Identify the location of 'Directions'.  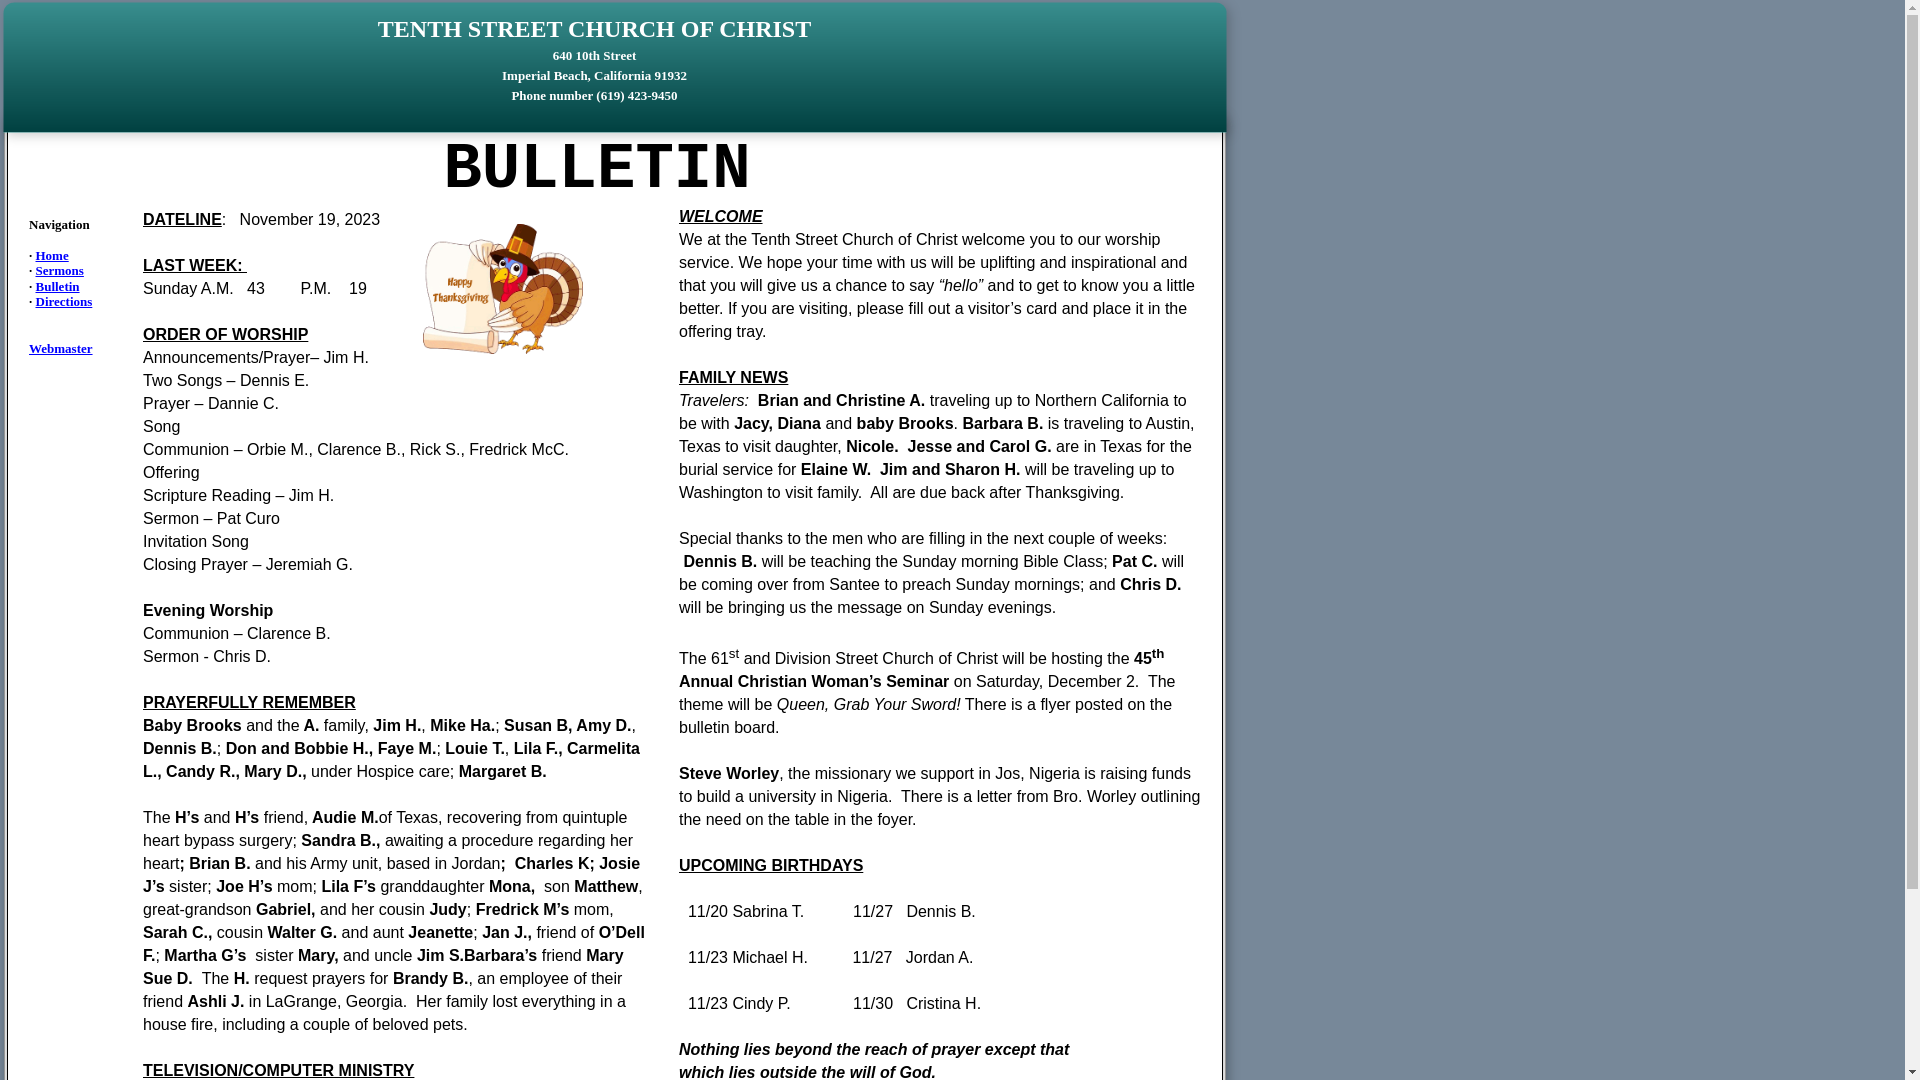
(64, 301).